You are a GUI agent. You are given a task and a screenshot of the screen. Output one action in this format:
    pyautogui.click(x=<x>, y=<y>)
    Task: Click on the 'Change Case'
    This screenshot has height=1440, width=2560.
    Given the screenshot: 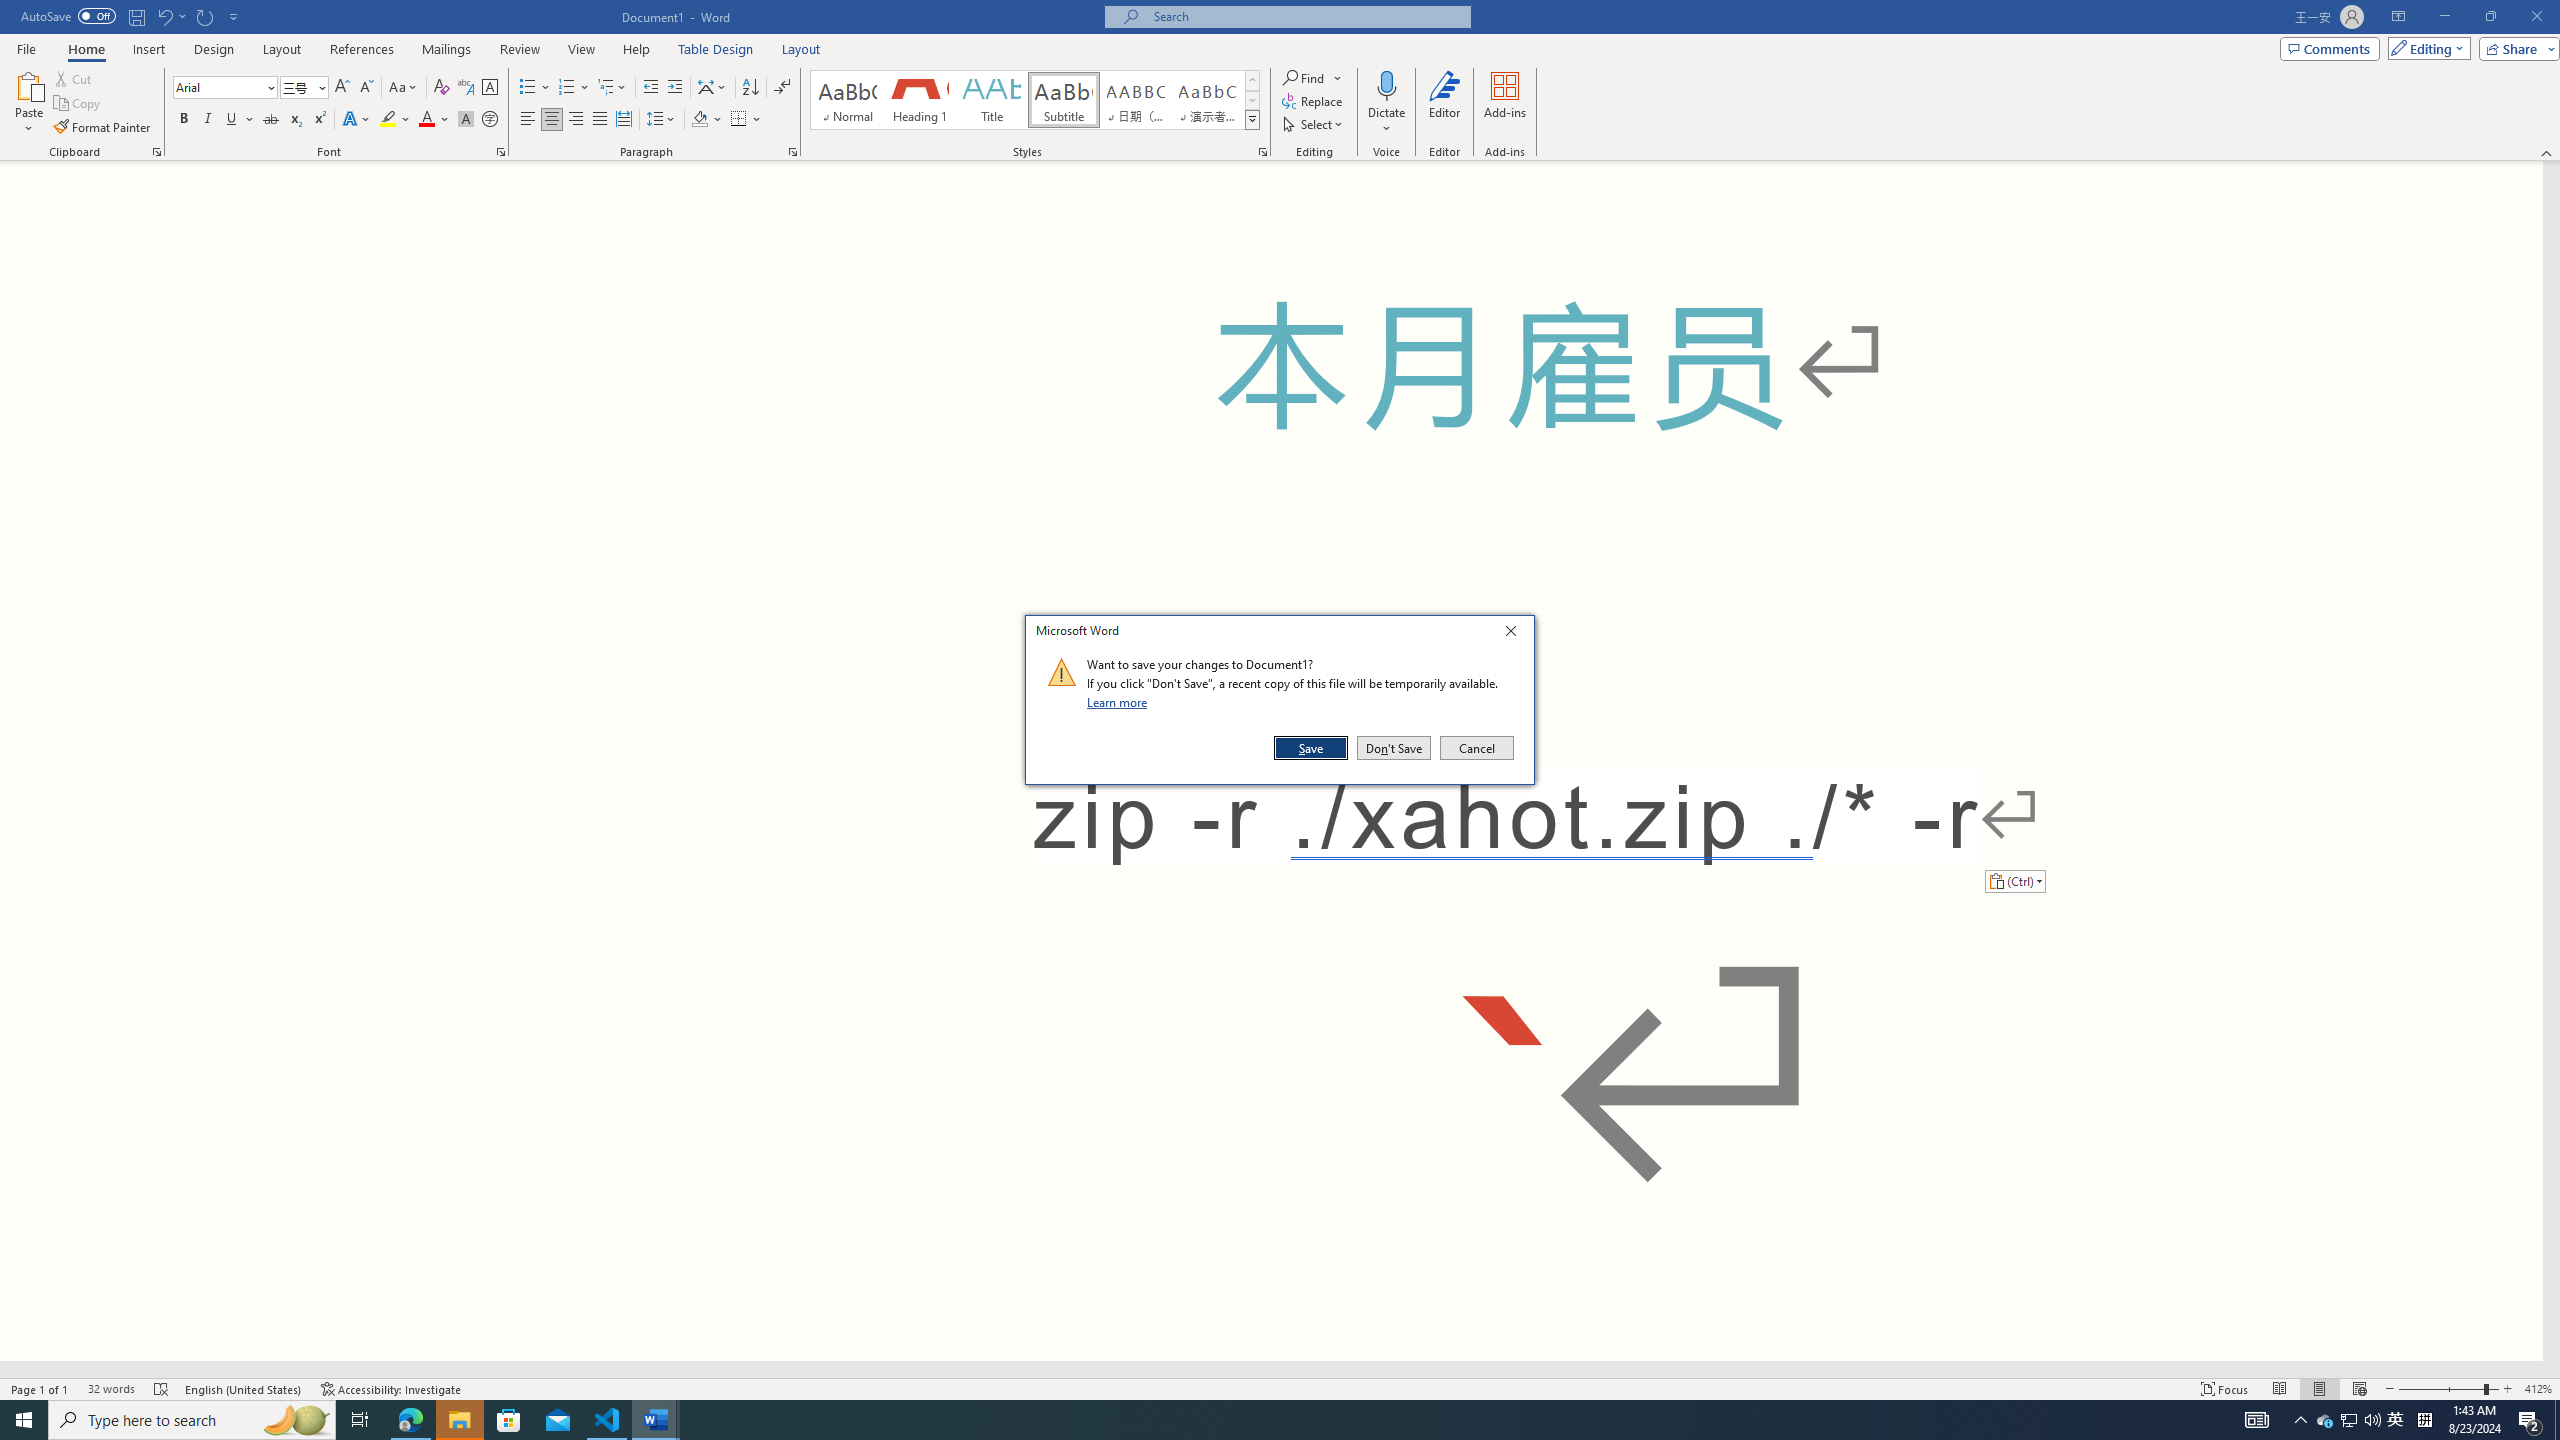 What is the action you would take?
    pyautogui.click(x=403, y=87)
    